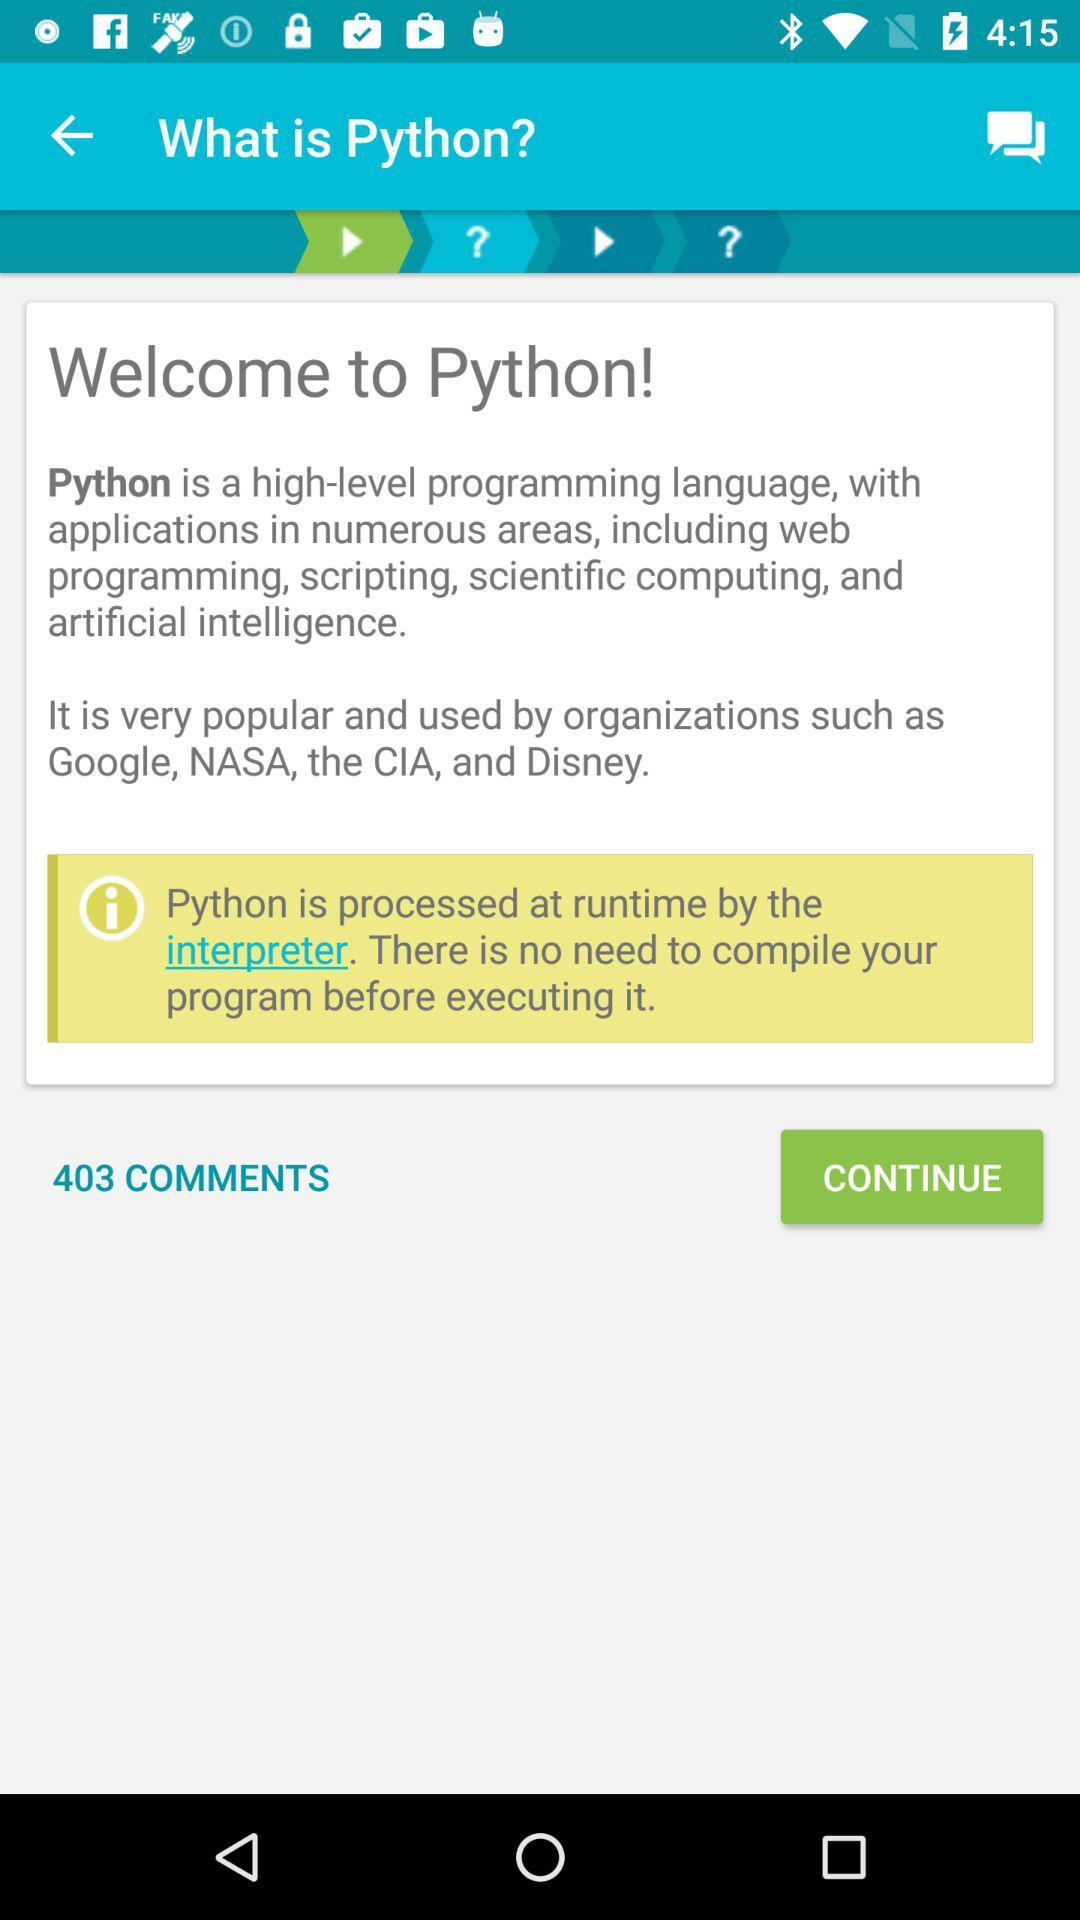  Describe the element at coordinates (729, 240) in the screenshot. I see `help` at that location.